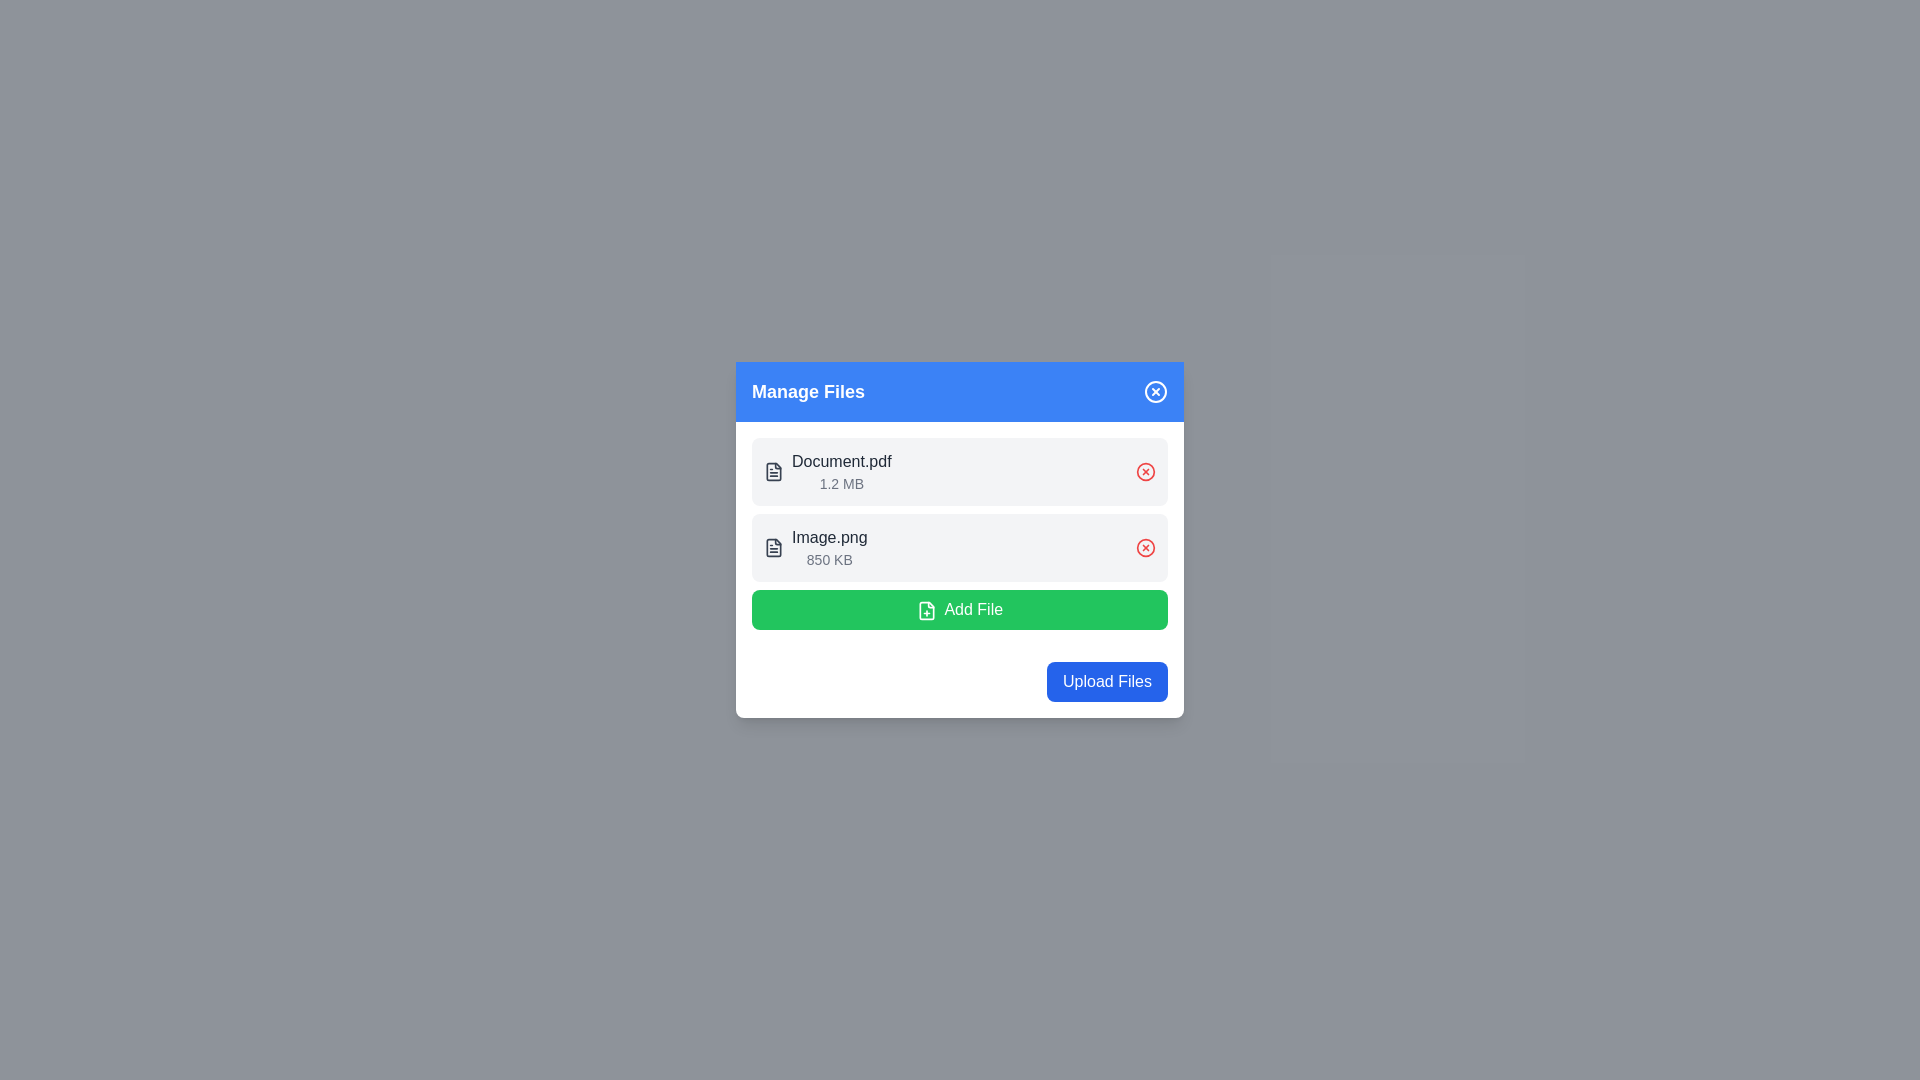  Describe the element at coordinates (841, 471) in the screenshot. I see `the Text label displaying the file name and size` at that location.